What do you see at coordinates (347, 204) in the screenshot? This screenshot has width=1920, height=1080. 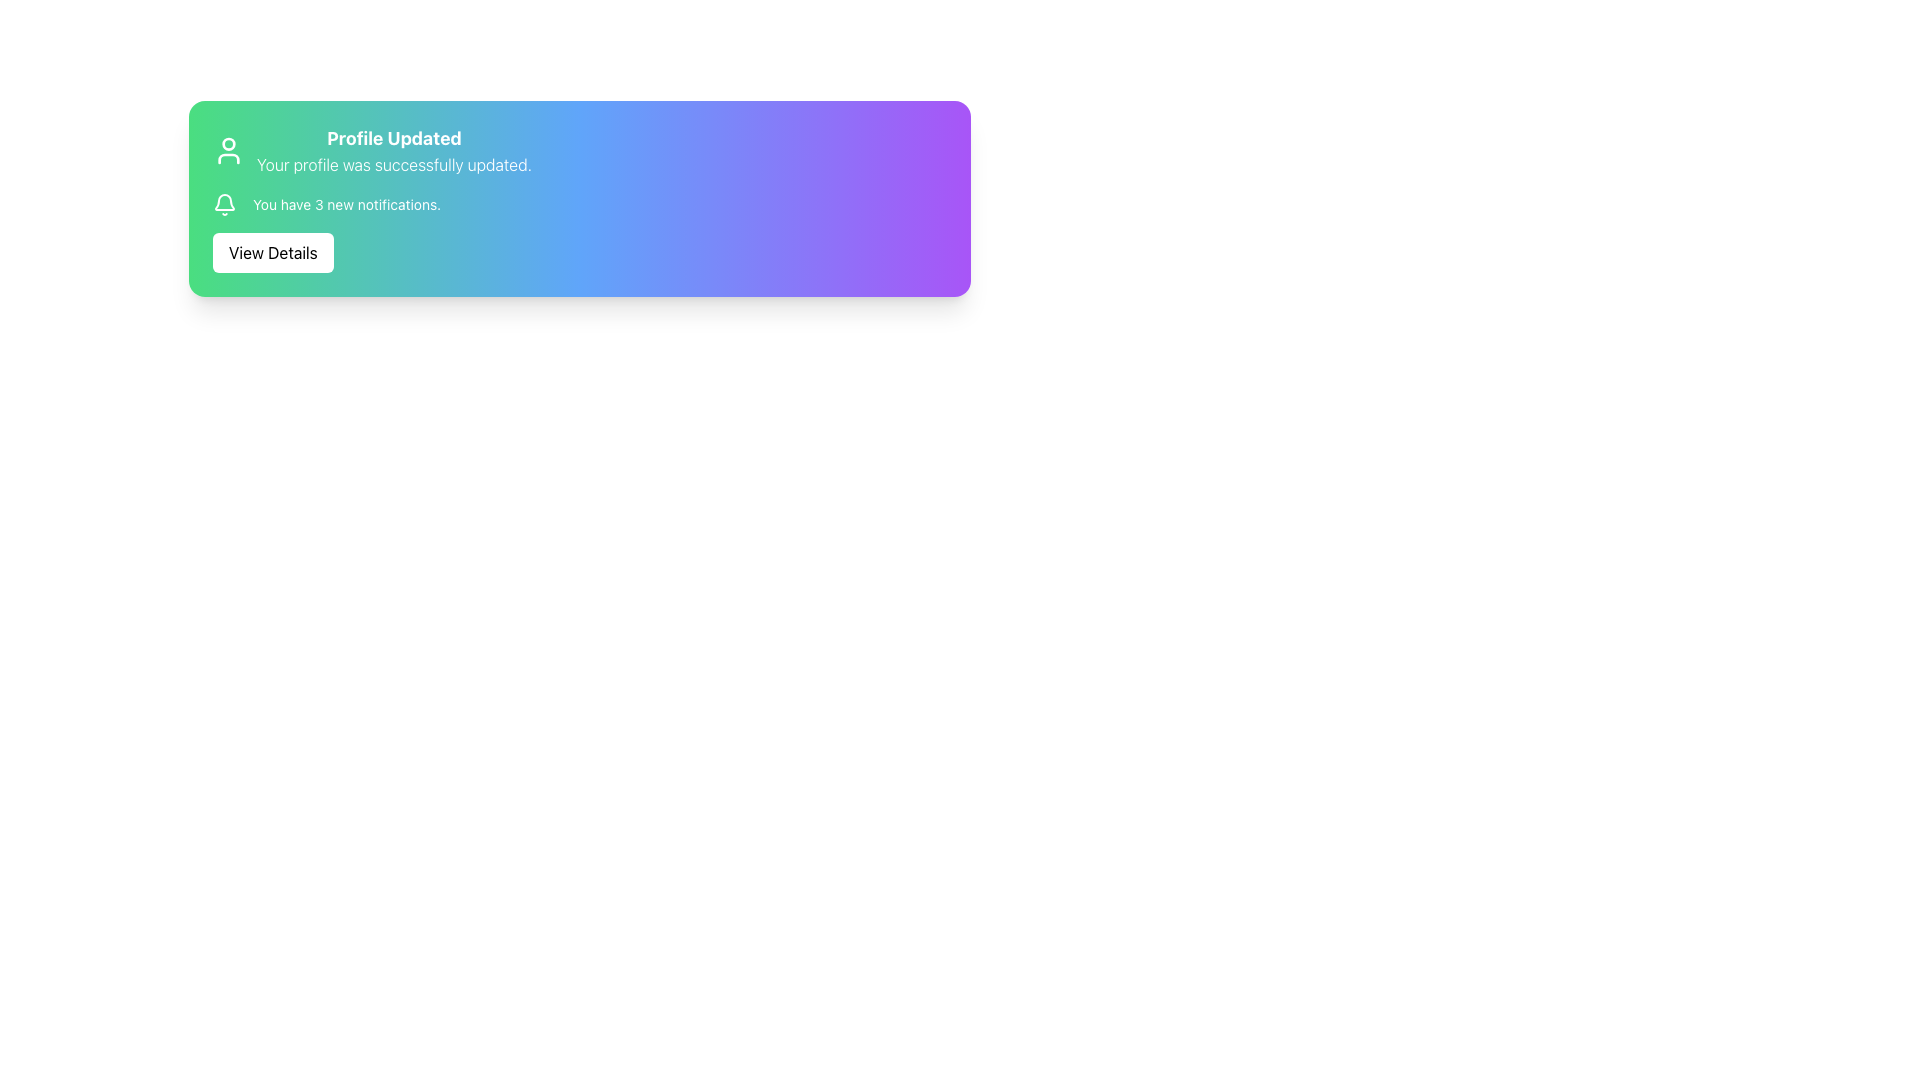 I see `the text label displaying 'You have 3 new notifications.' located to the right of the bell icon` at bounding box center [347, 204].